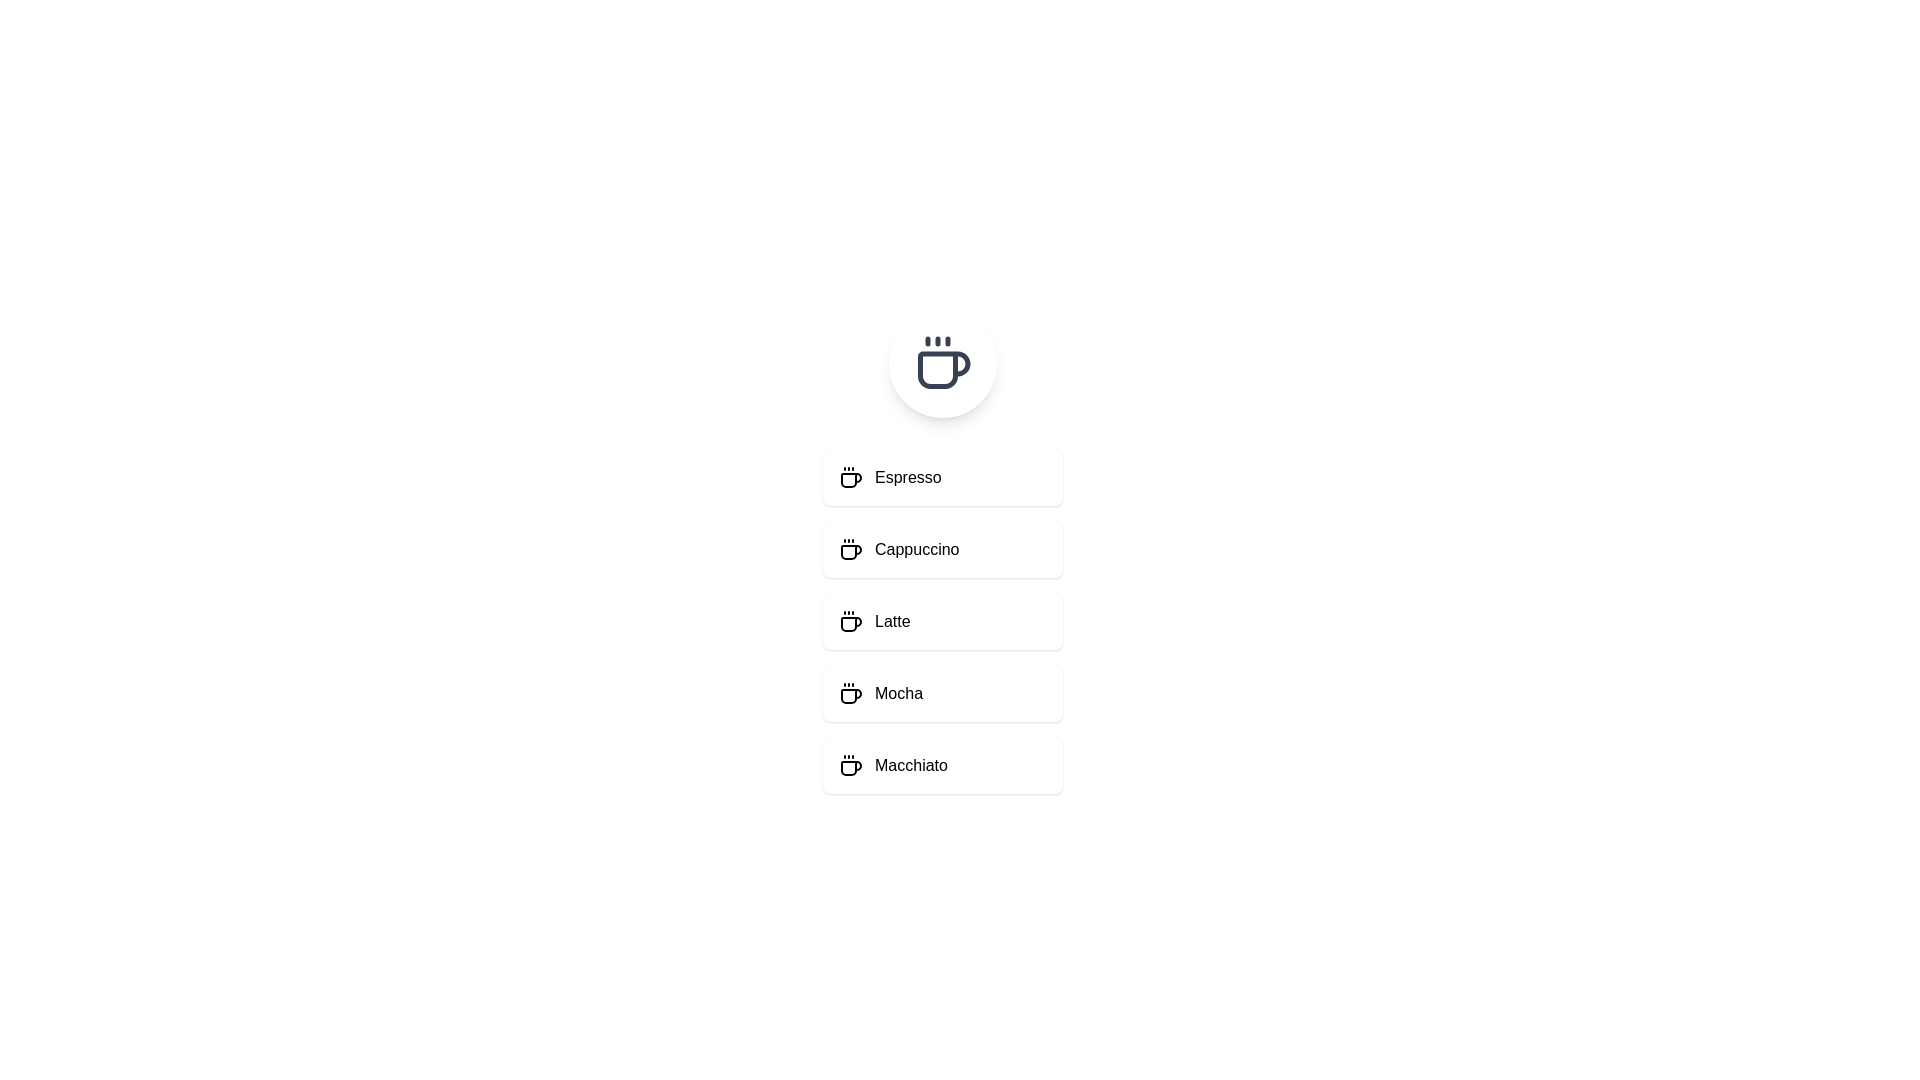 Image resolution: width=1920 pixels, height=1080 pixels. I want to click on the menu item Latte to observe its hover effect, so click(941, 620).